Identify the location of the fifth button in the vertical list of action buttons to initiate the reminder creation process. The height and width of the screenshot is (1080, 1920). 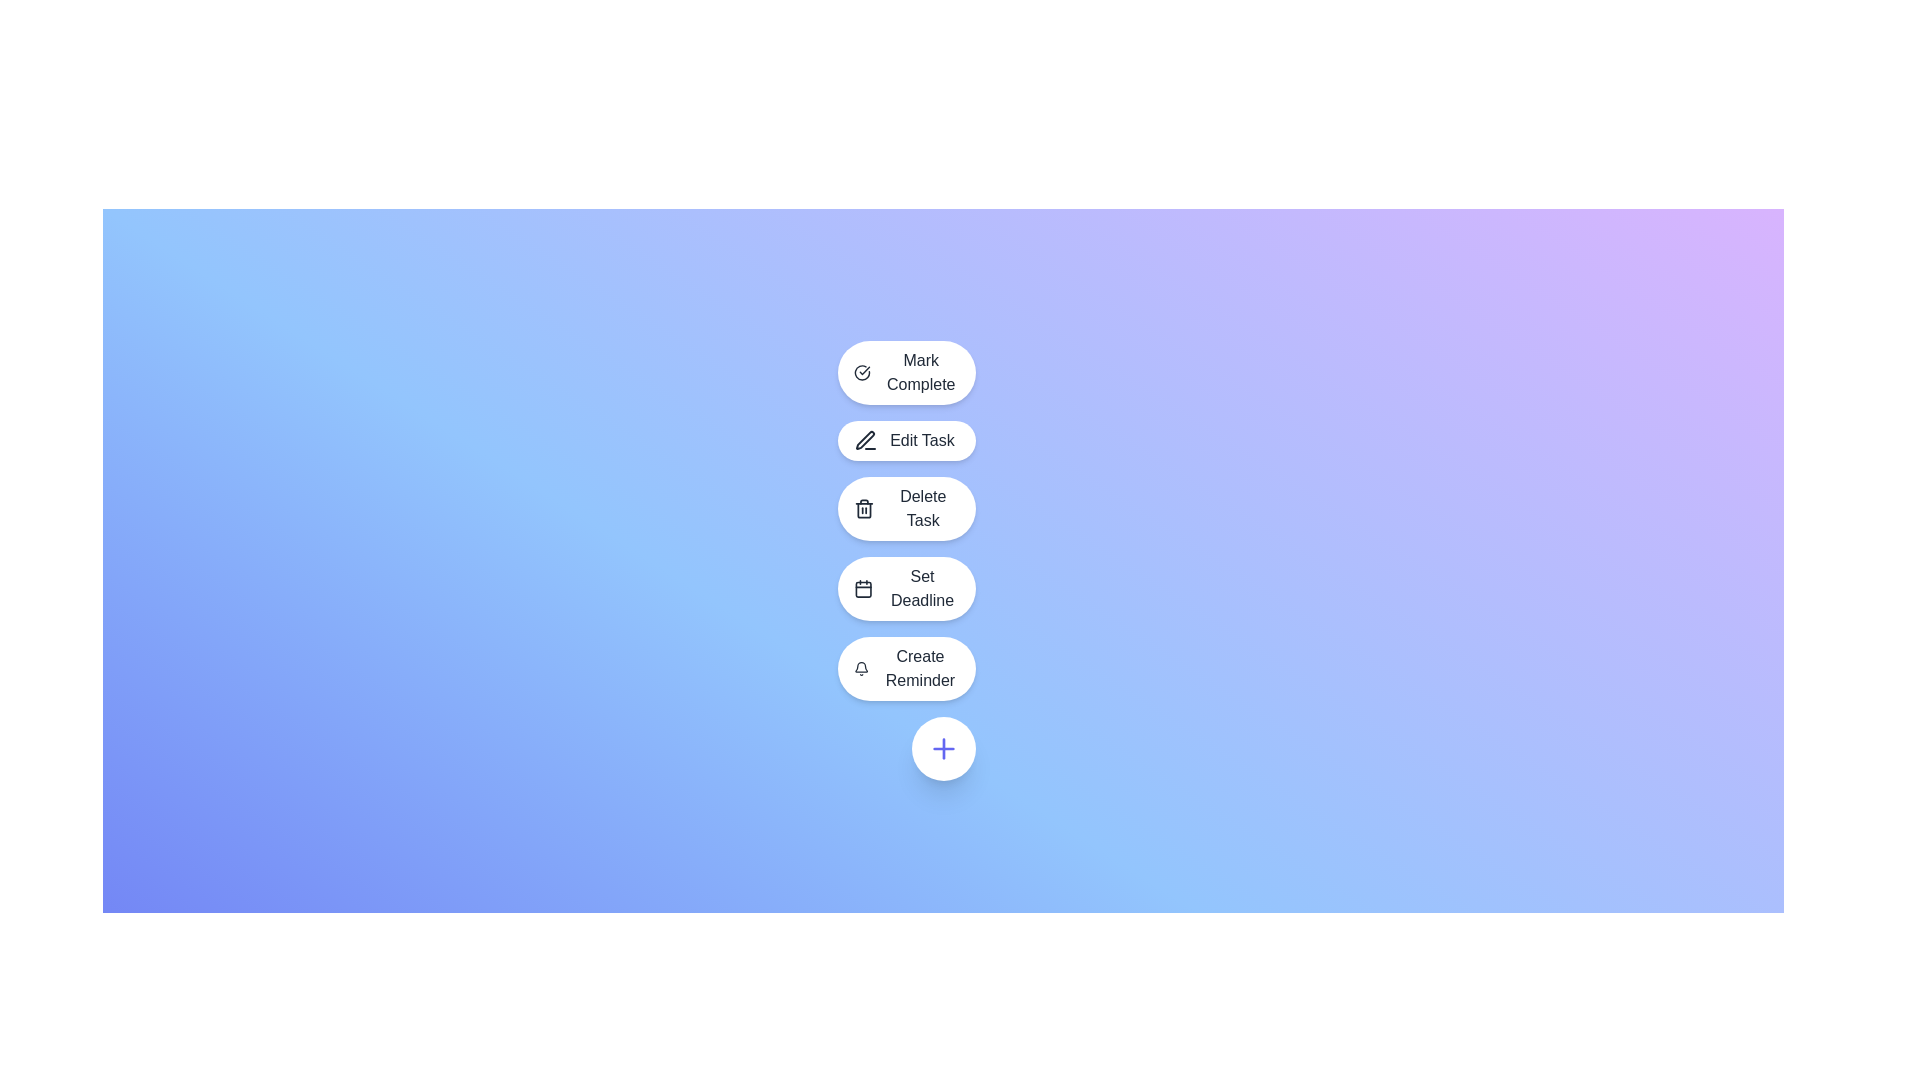
(905, 668).